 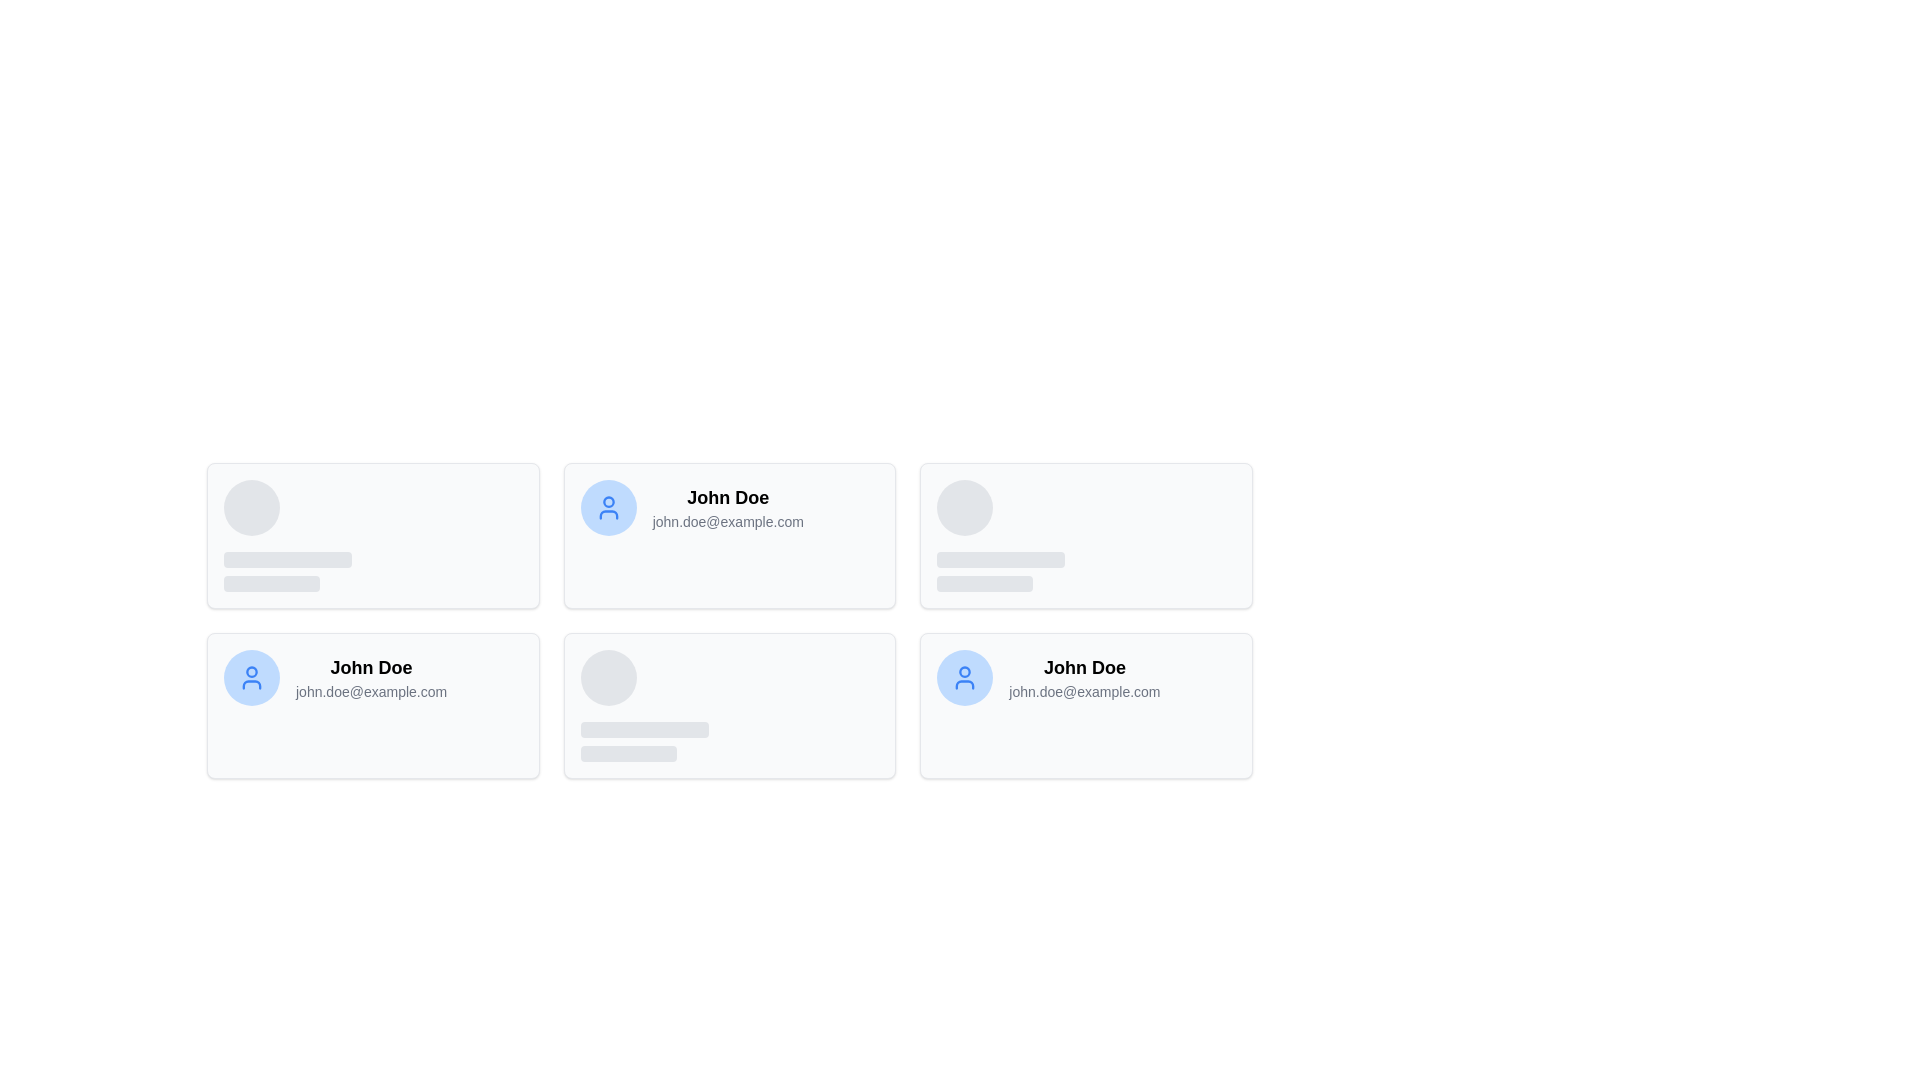 What do you see at coordinates (251, 684) in the screenshot?
I see `rounded rectangular user avatar icon located in the lower-left section of the user card grid` at bounding box center [251, 684].